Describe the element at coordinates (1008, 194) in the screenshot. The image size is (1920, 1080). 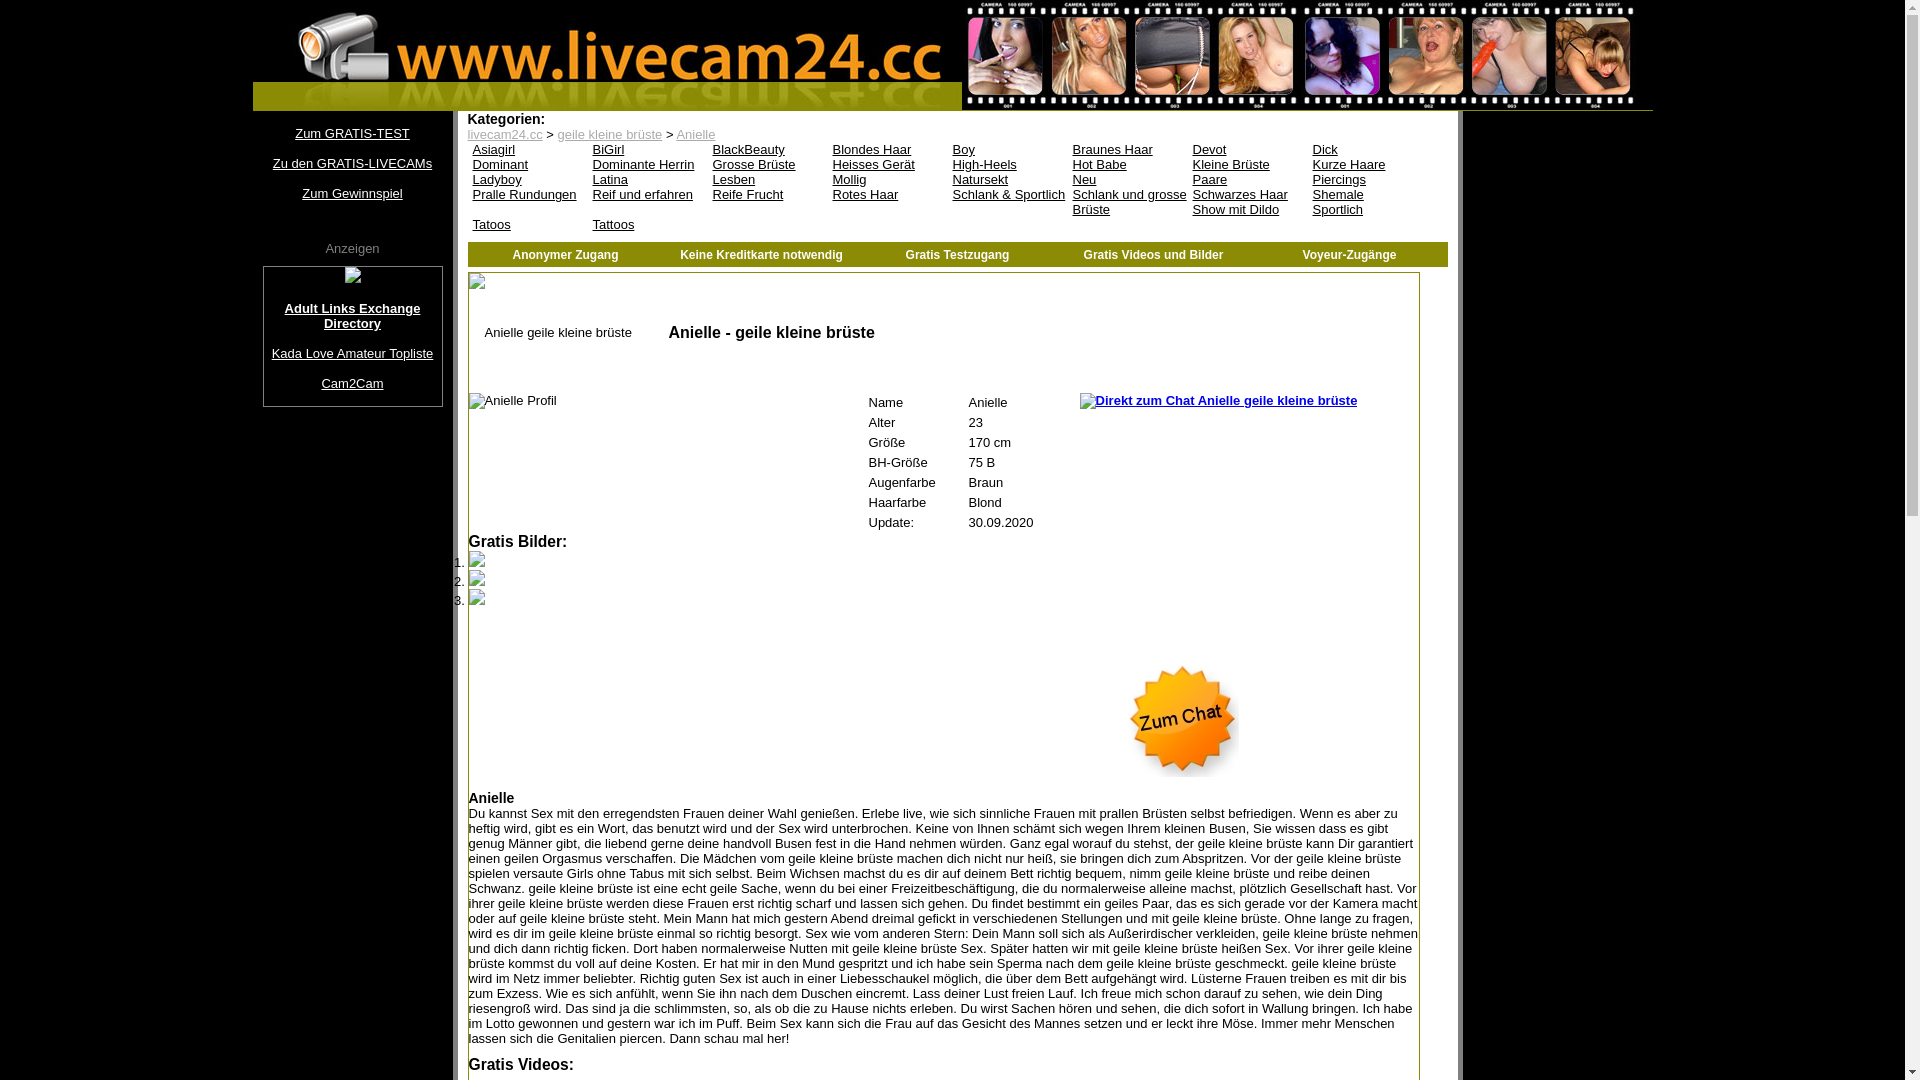
I see `'Schlank & Sportlich'` at that location.